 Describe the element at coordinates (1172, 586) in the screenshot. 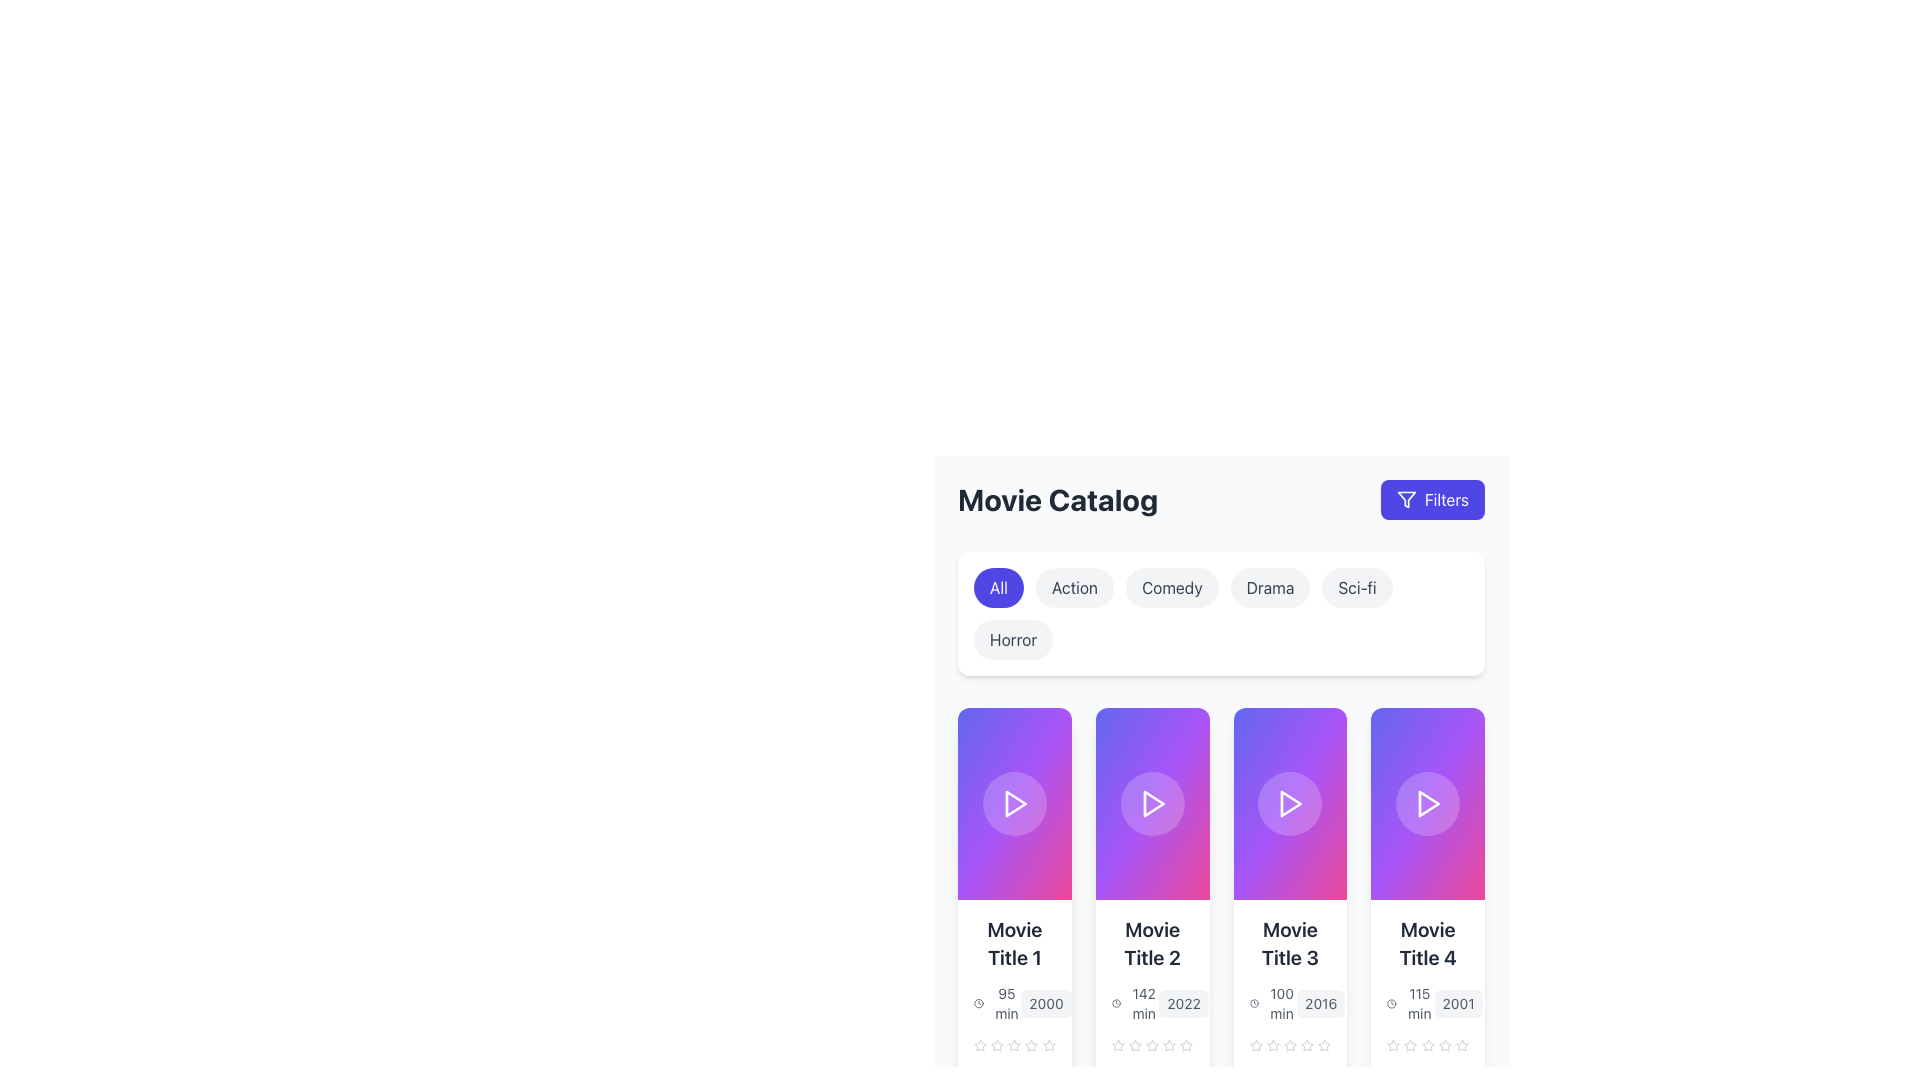

I see `the third Toggle button from the left` at that location.